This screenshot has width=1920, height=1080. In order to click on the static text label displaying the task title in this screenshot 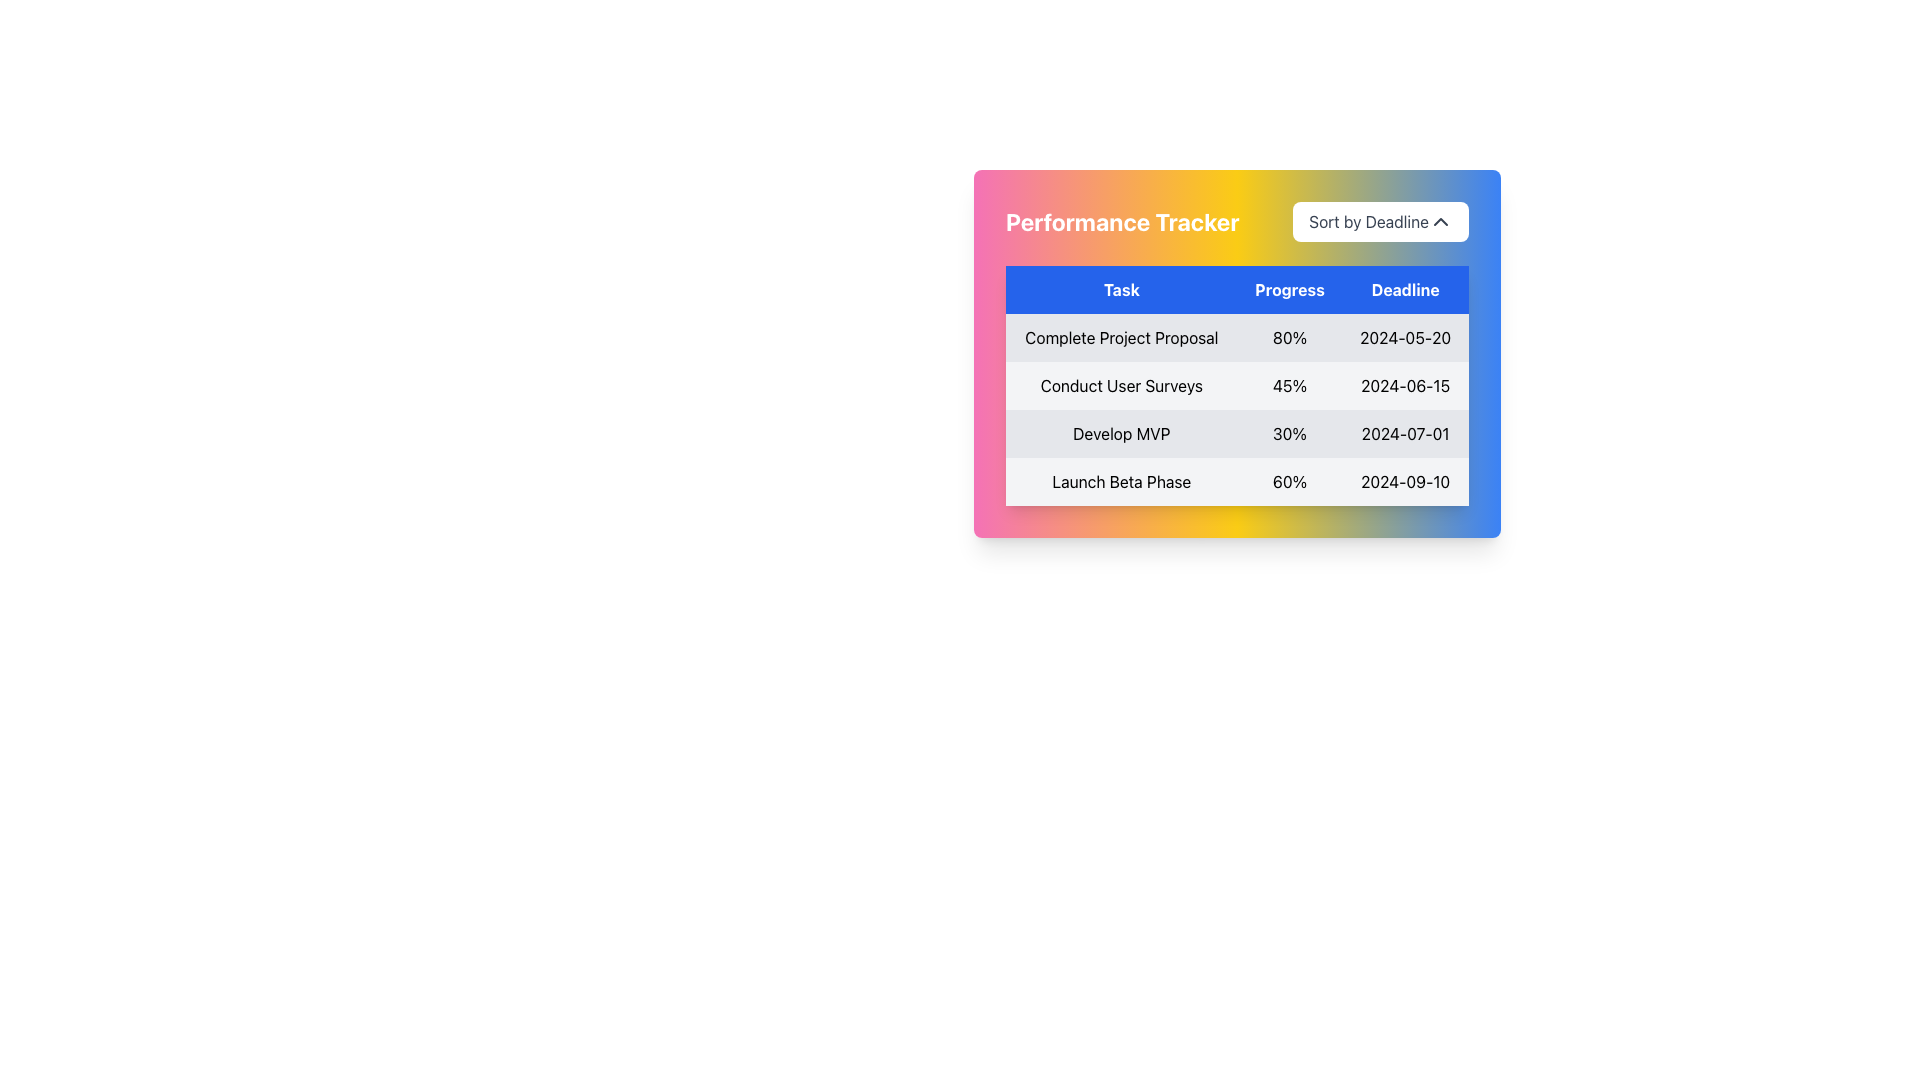, I will do `click(1121, 385)`.